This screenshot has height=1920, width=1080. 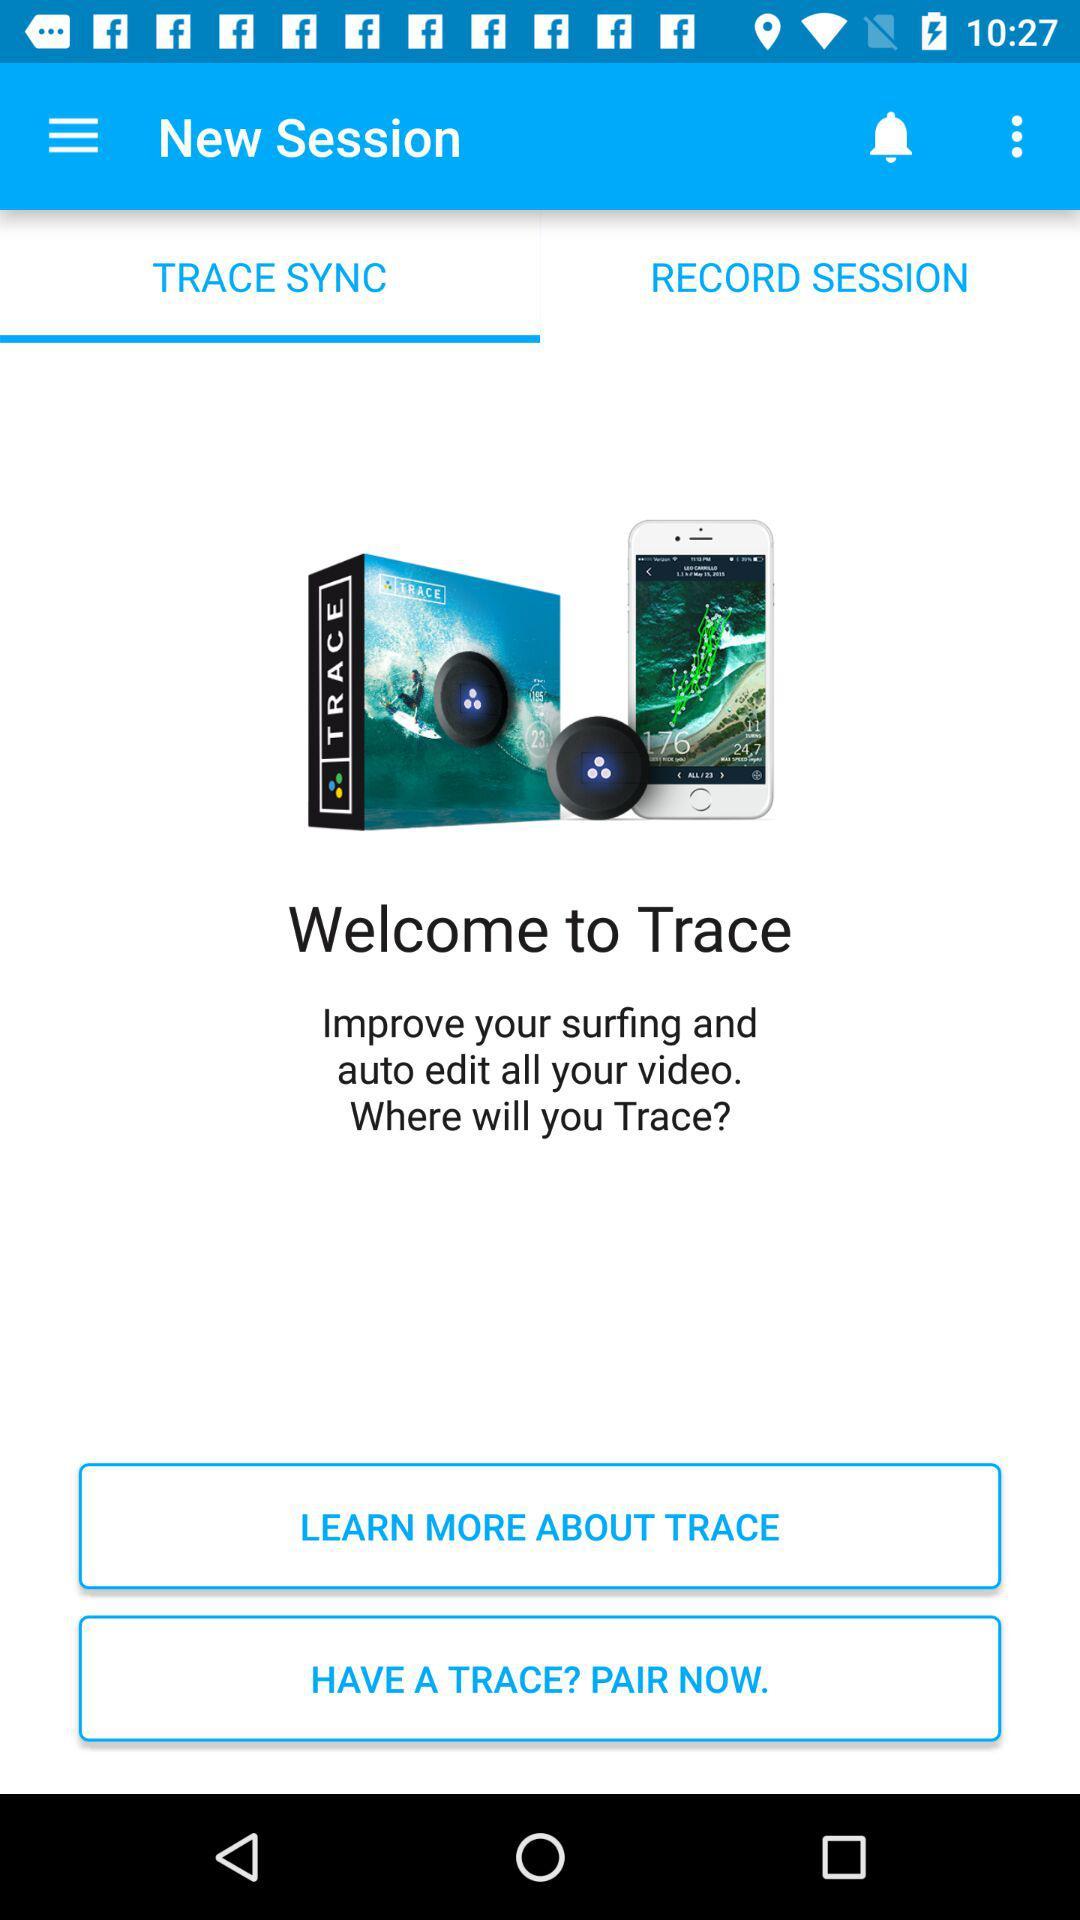 What do you see at coordinates (540, 1678) in the screenshot?
I see `the item below the learn more about icon` at bounding box center [540, 1678].